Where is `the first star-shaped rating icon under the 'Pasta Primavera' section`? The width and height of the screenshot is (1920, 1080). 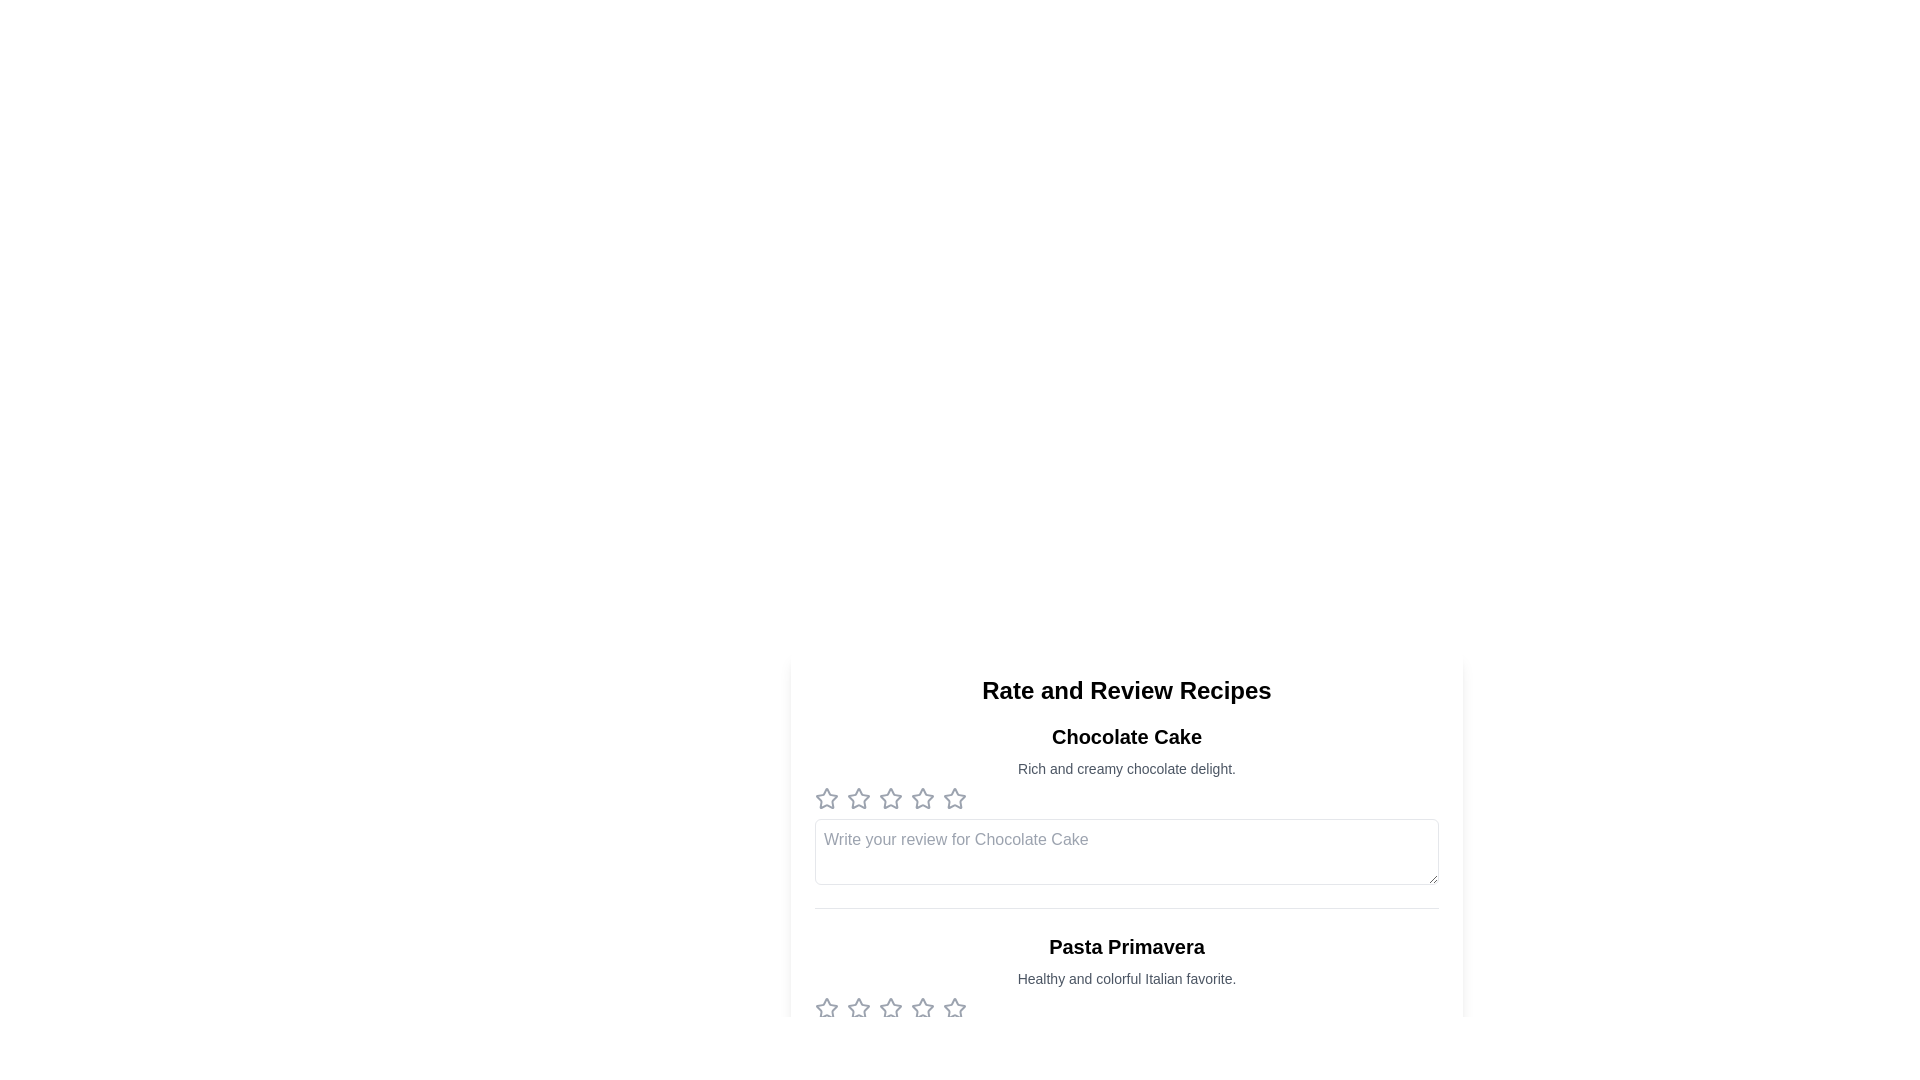 the first star-shaped rating icon under the 'Pasta Primavera' section is located at coordinates (890, 1008).